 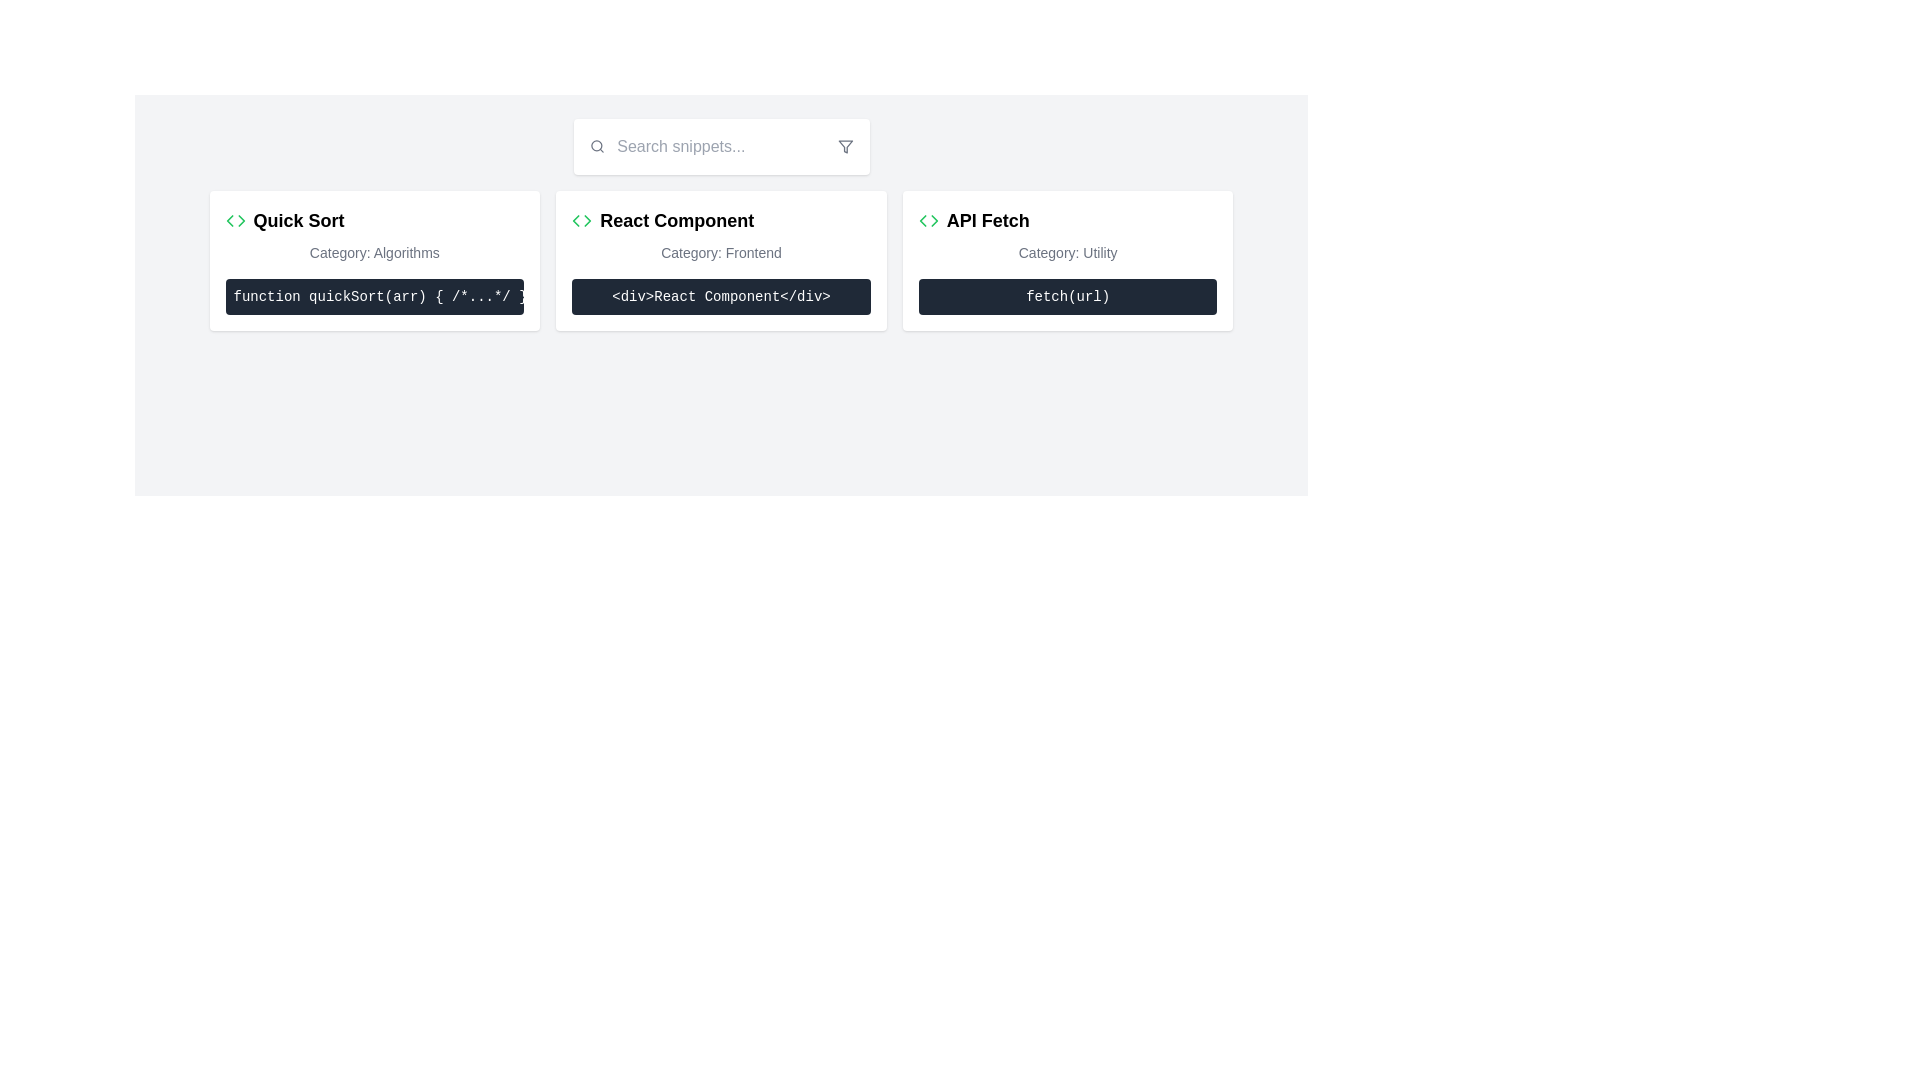 I want to click on the right-pointing green arrow shape within the coding icon located at the top left of the 'Quick Sort' card, so click(x=240, y=220).